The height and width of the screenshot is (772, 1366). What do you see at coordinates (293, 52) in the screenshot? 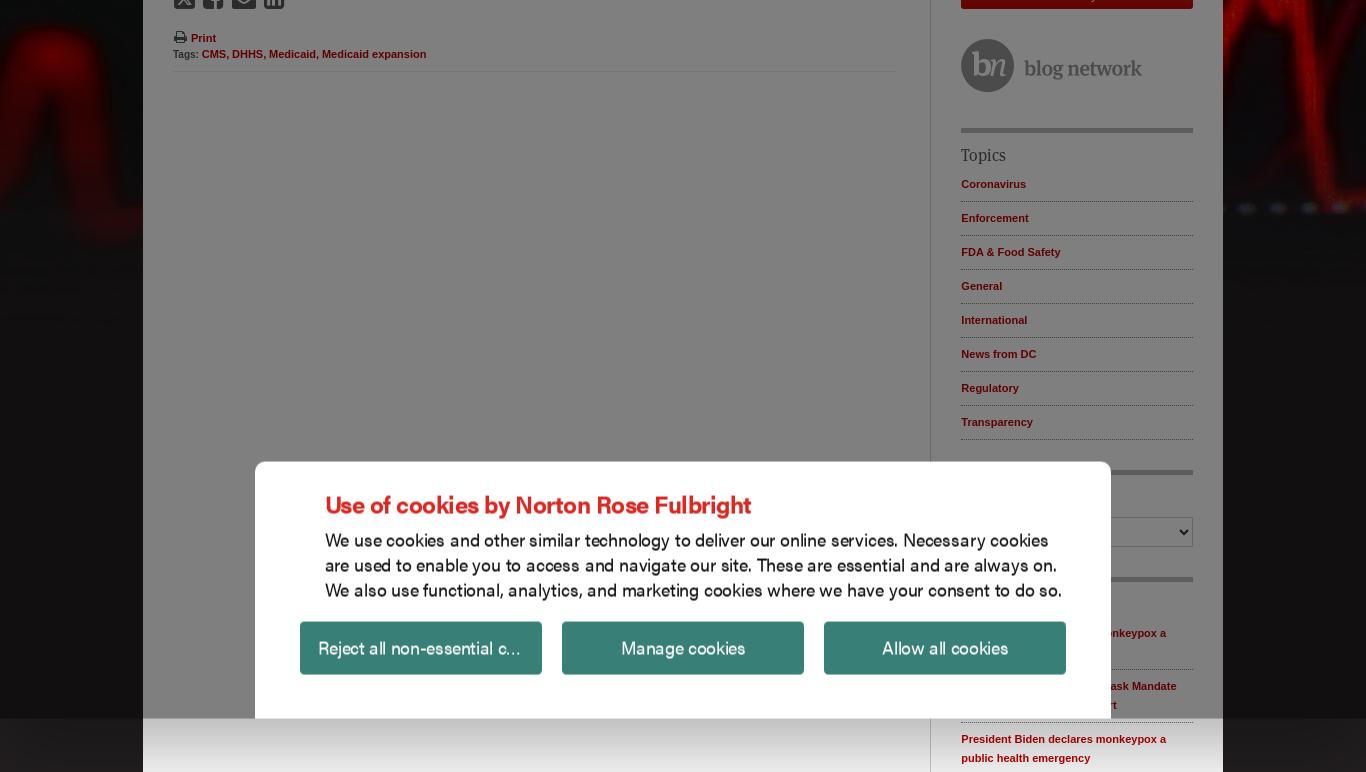
I see `'Medicaid,'` at bounding box center [293, 52].